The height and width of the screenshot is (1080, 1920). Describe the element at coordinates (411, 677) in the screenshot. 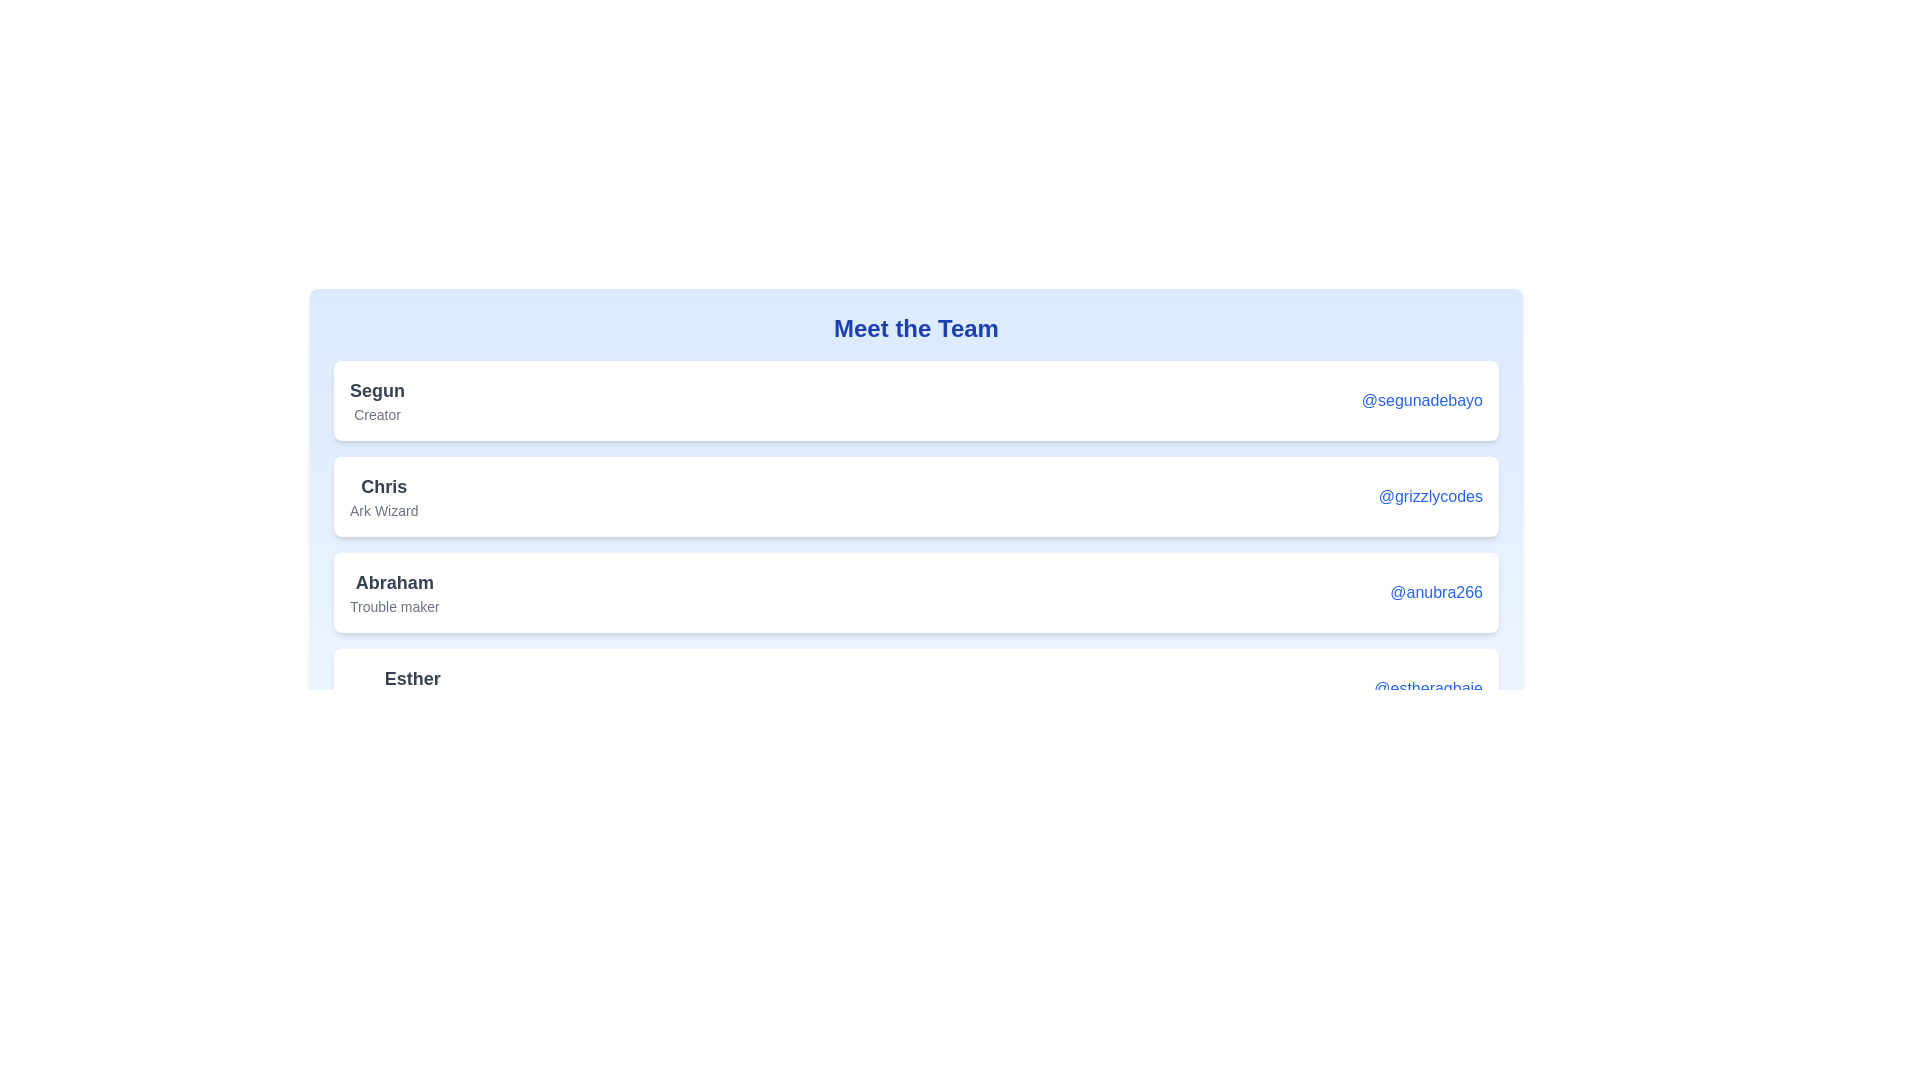

I see `the text label 'Esther', which is styled in bold and larger font, positioned at the top of the user information block, and appears darker against a light background` at that location.